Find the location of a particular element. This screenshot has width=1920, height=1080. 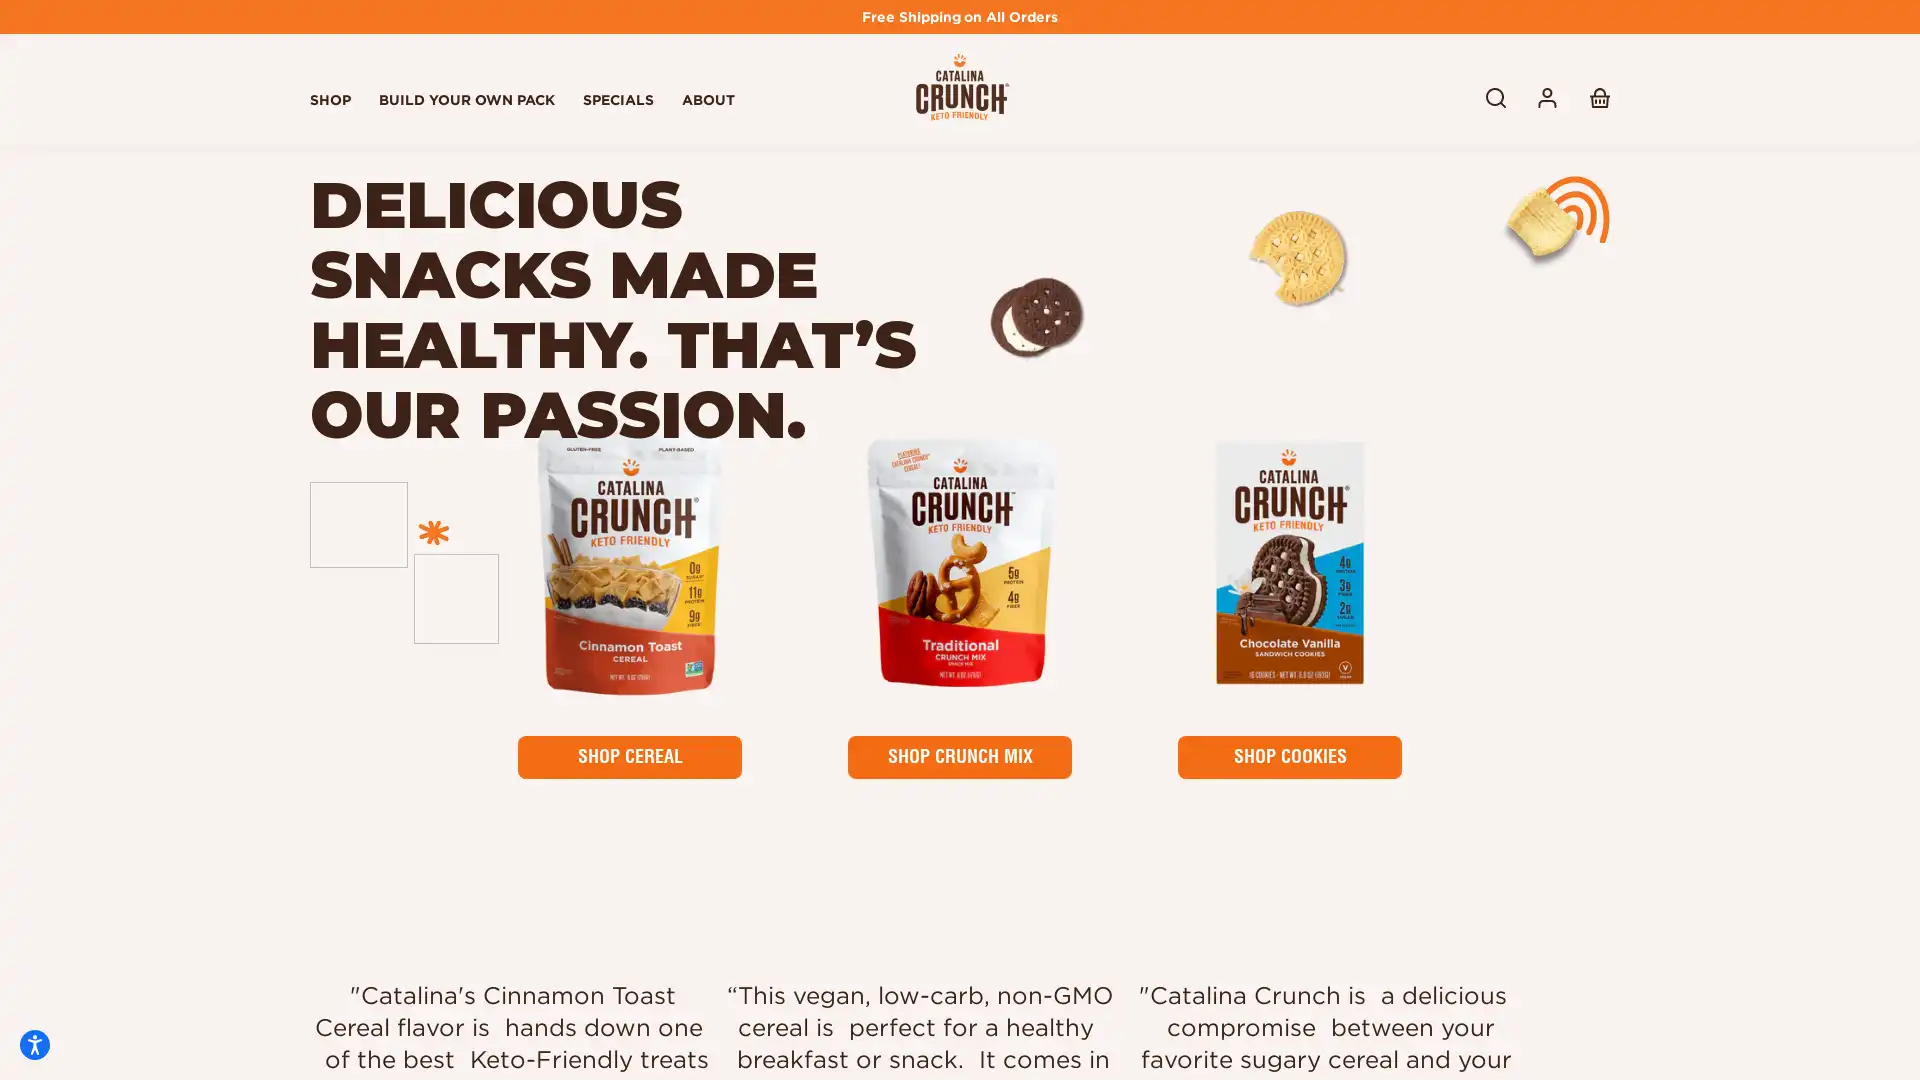

Open accessibility options, statement and help is located at coordinates (34, 1044).